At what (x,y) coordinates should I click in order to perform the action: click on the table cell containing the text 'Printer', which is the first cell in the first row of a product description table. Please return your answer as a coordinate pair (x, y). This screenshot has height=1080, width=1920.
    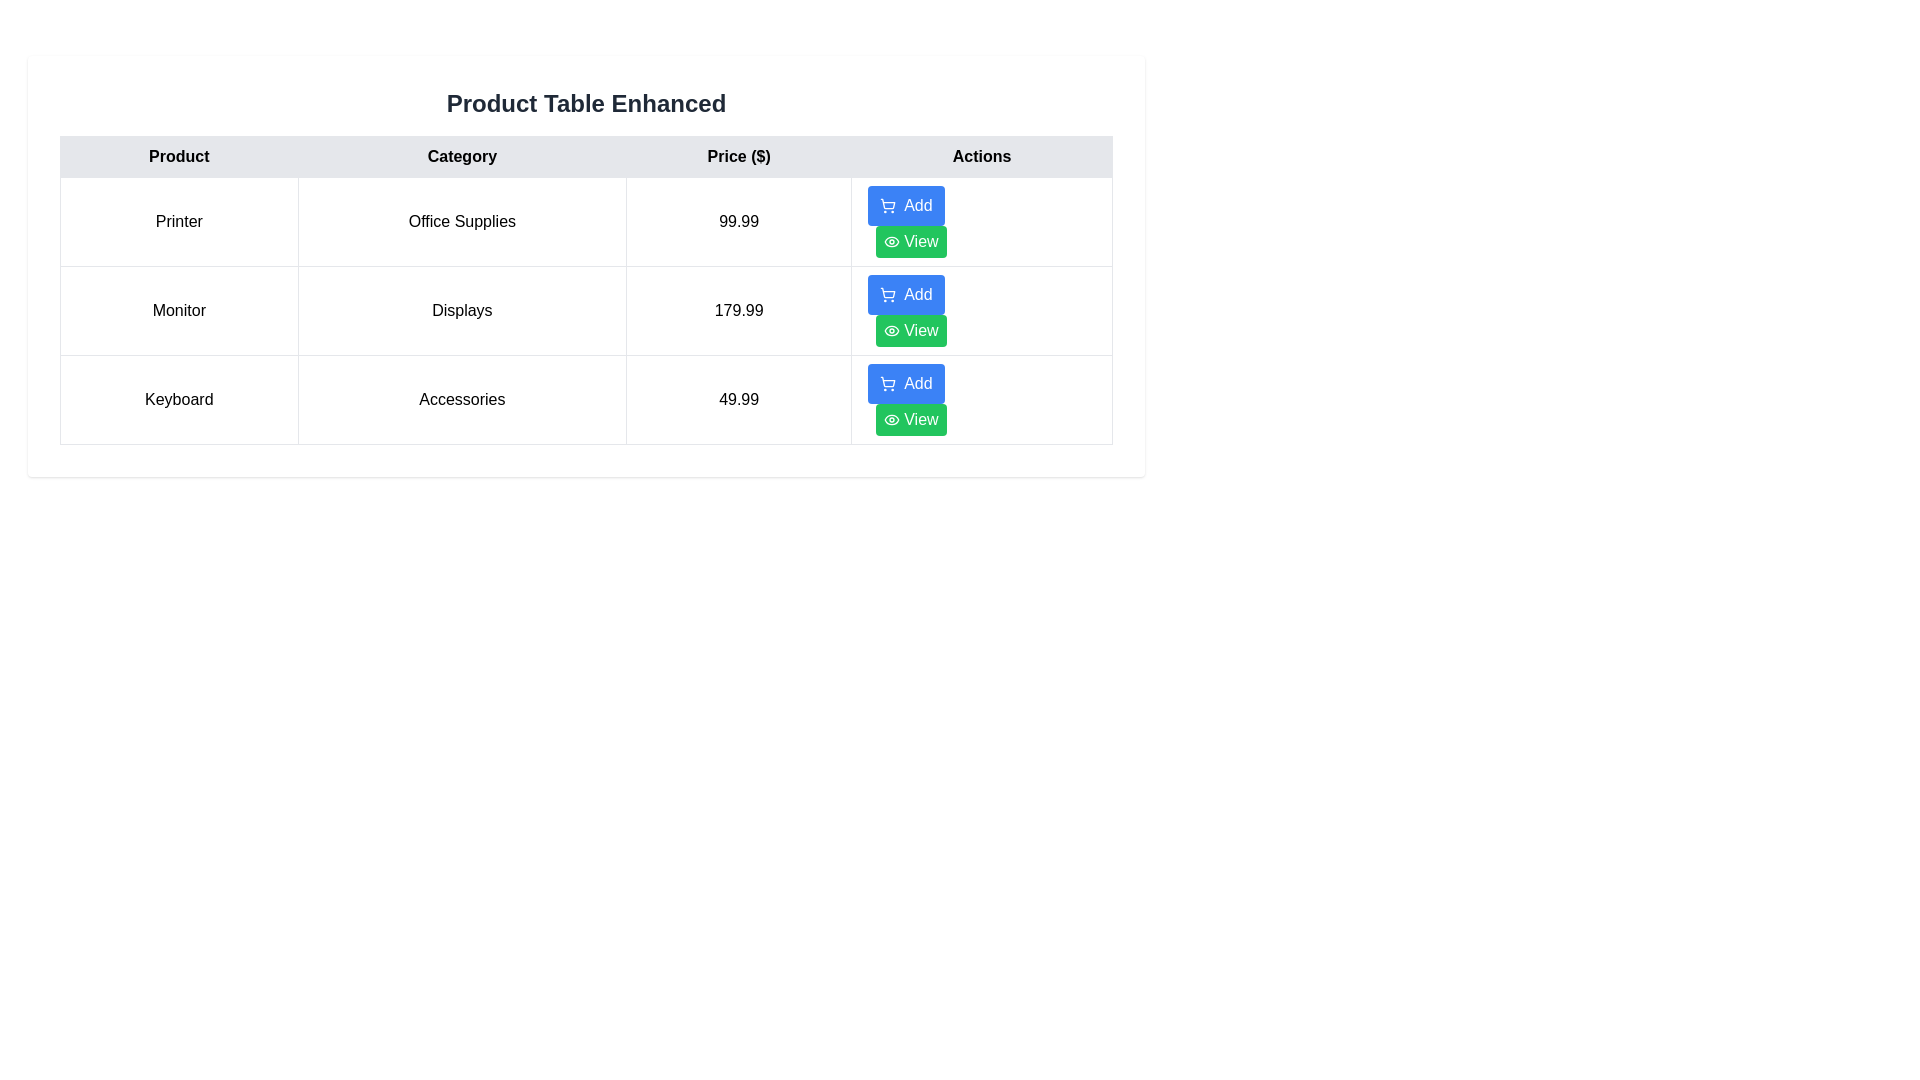
    Looking at the image, I should click on (179, 222).